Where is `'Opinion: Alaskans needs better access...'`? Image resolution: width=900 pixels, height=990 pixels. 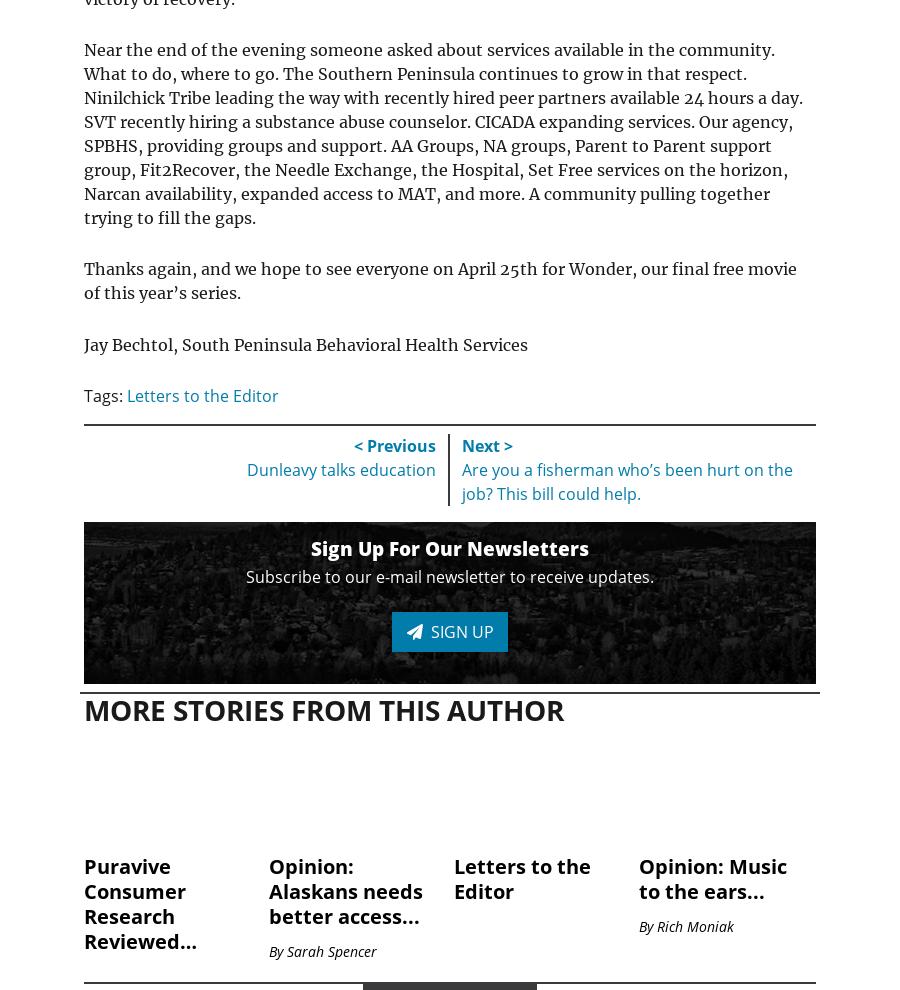
'Opinion: Alaskans needs better access...' is located at coordinates (268, 890).